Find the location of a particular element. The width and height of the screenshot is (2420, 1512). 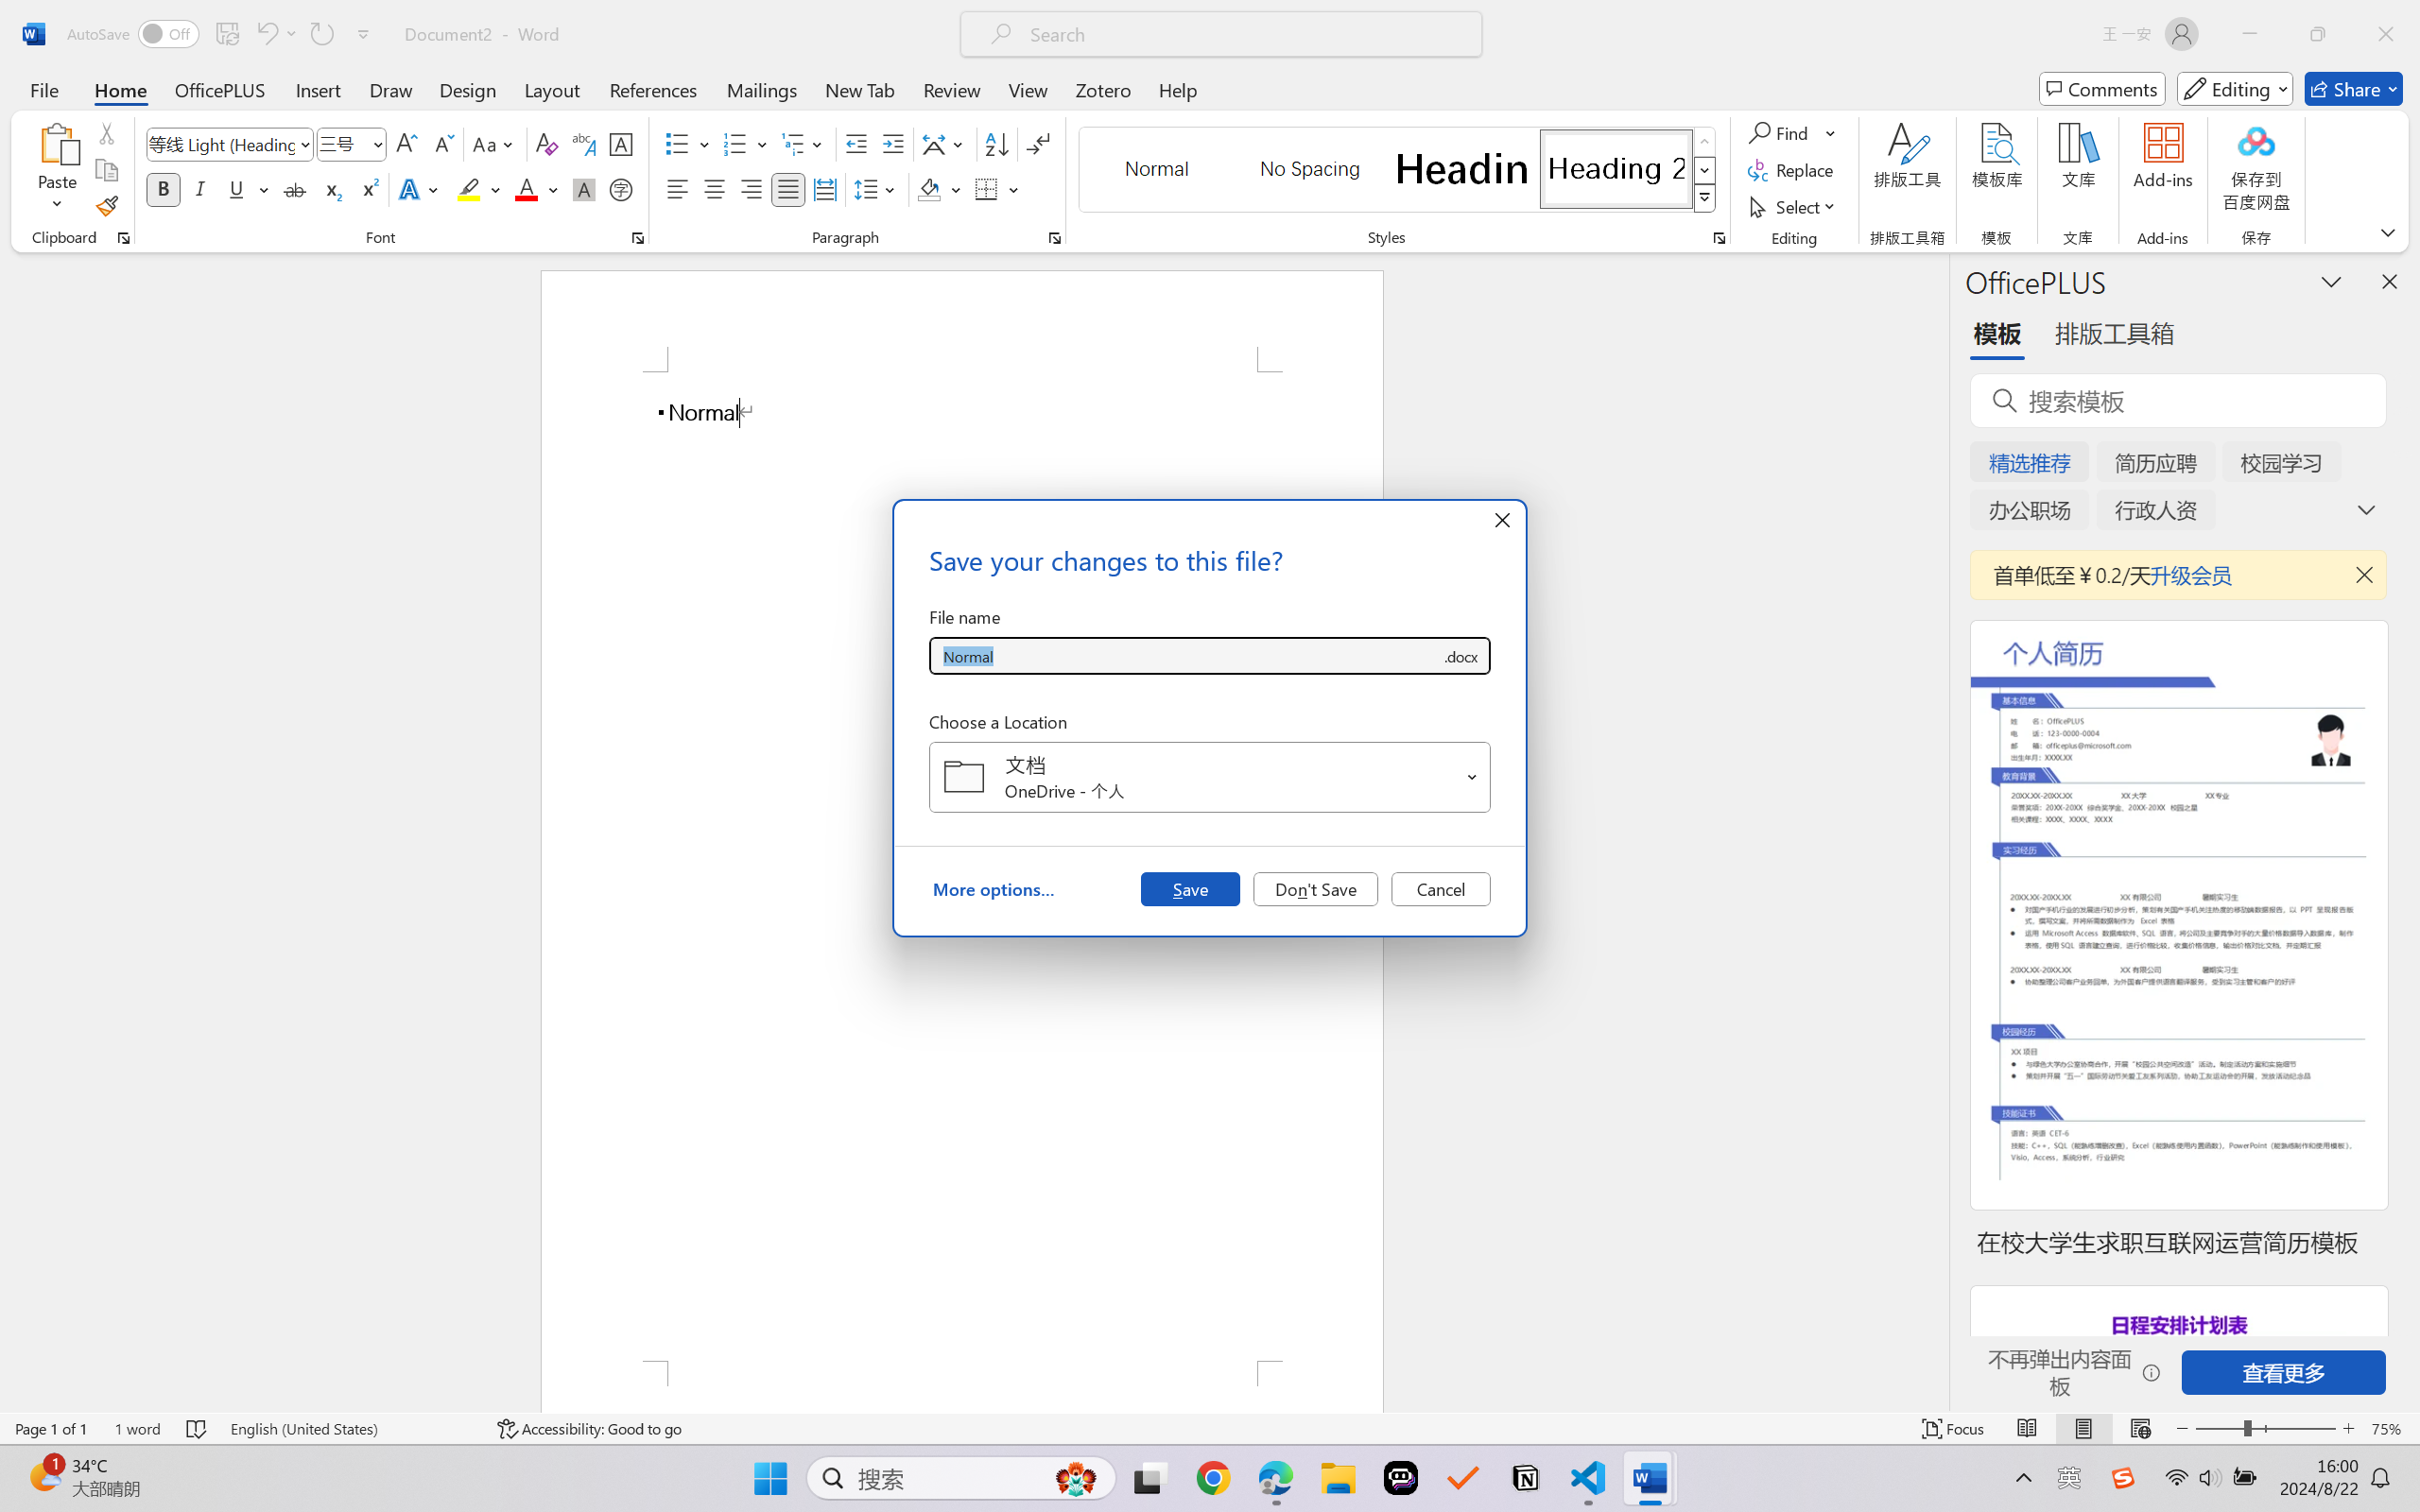

'Class: NetUIImage' is located at coordinates (1703, 198).